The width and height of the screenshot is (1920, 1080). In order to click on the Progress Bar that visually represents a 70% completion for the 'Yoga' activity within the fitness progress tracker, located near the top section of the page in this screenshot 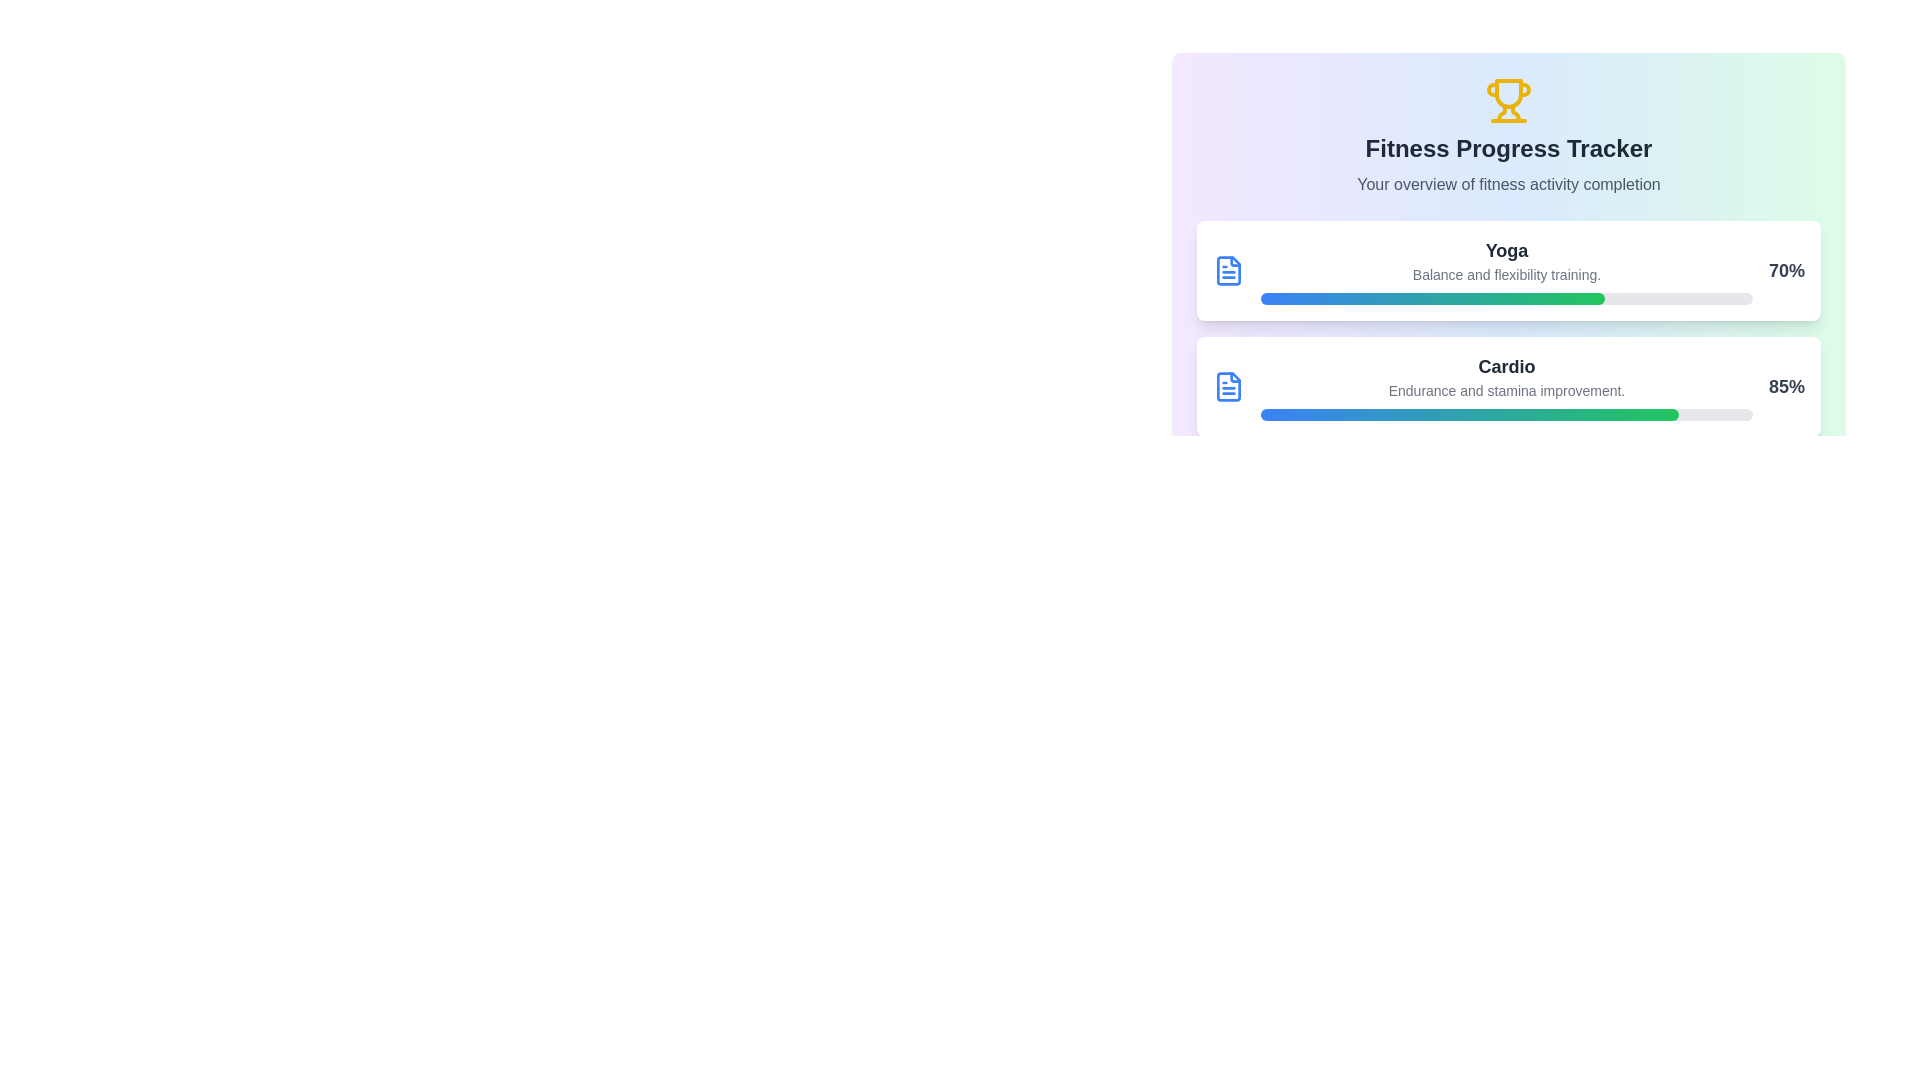, I will do `click(1432, 299)`.